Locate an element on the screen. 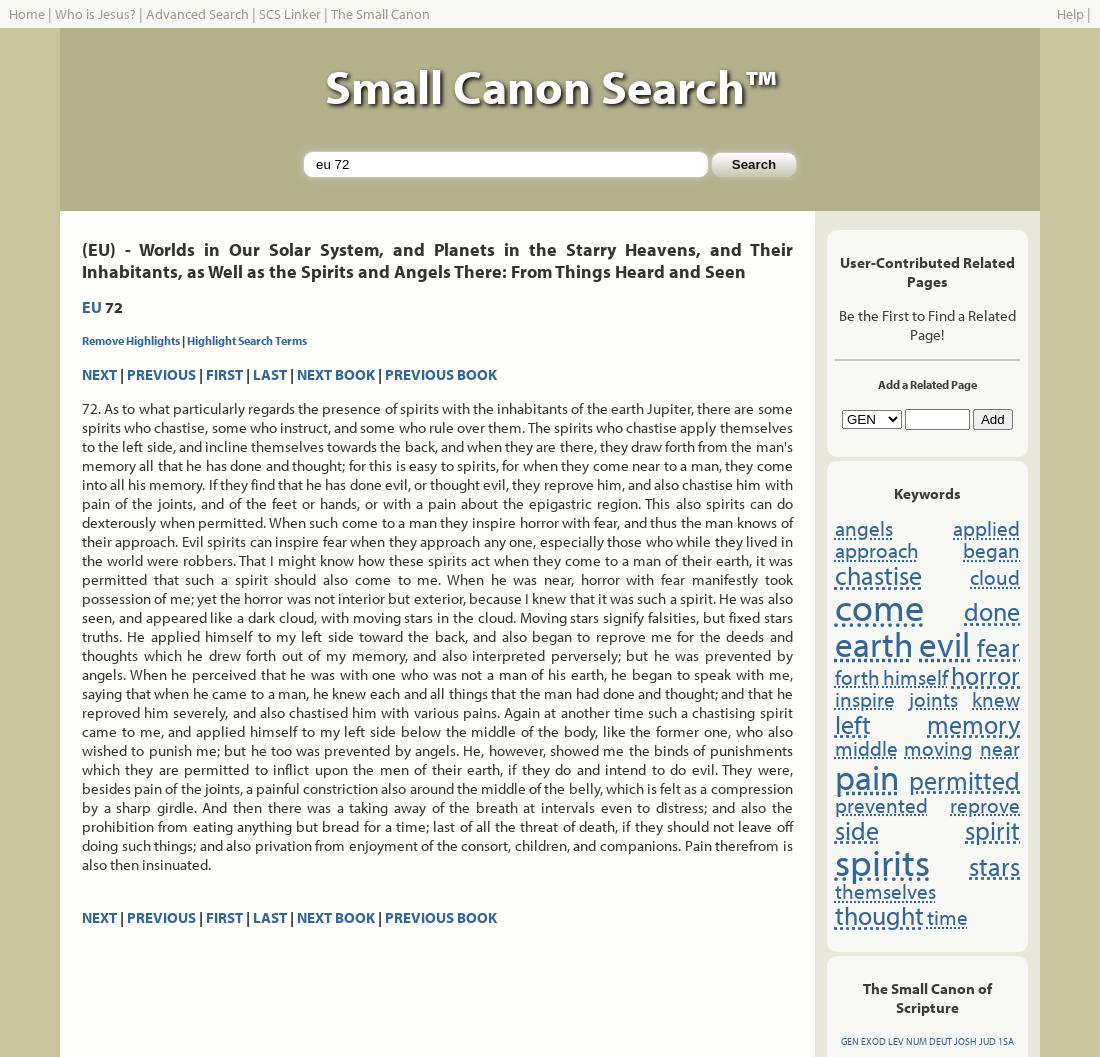 The image size is (1100, 1057). '1SA' is located at coordinates (1003, 1040).